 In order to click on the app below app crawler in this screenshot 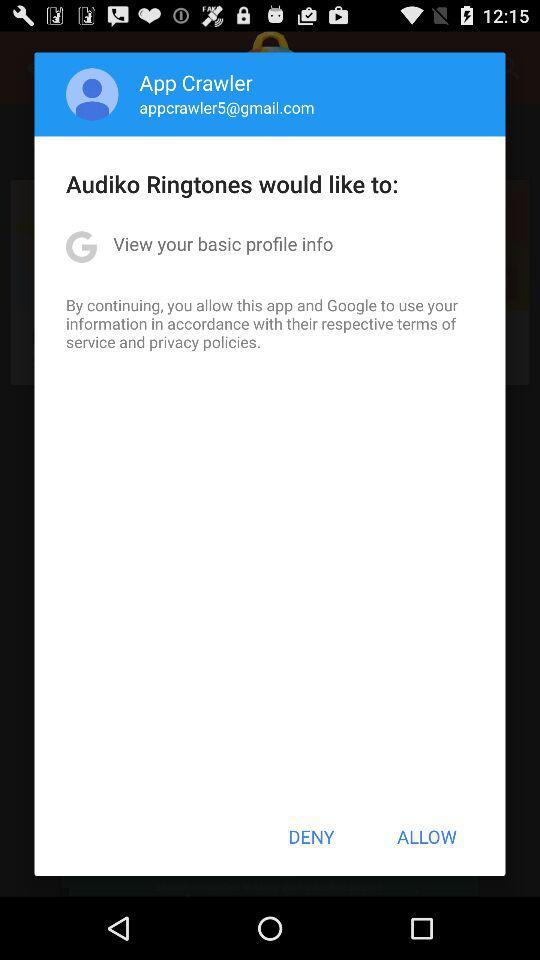, I will do `click(226, 107)`.